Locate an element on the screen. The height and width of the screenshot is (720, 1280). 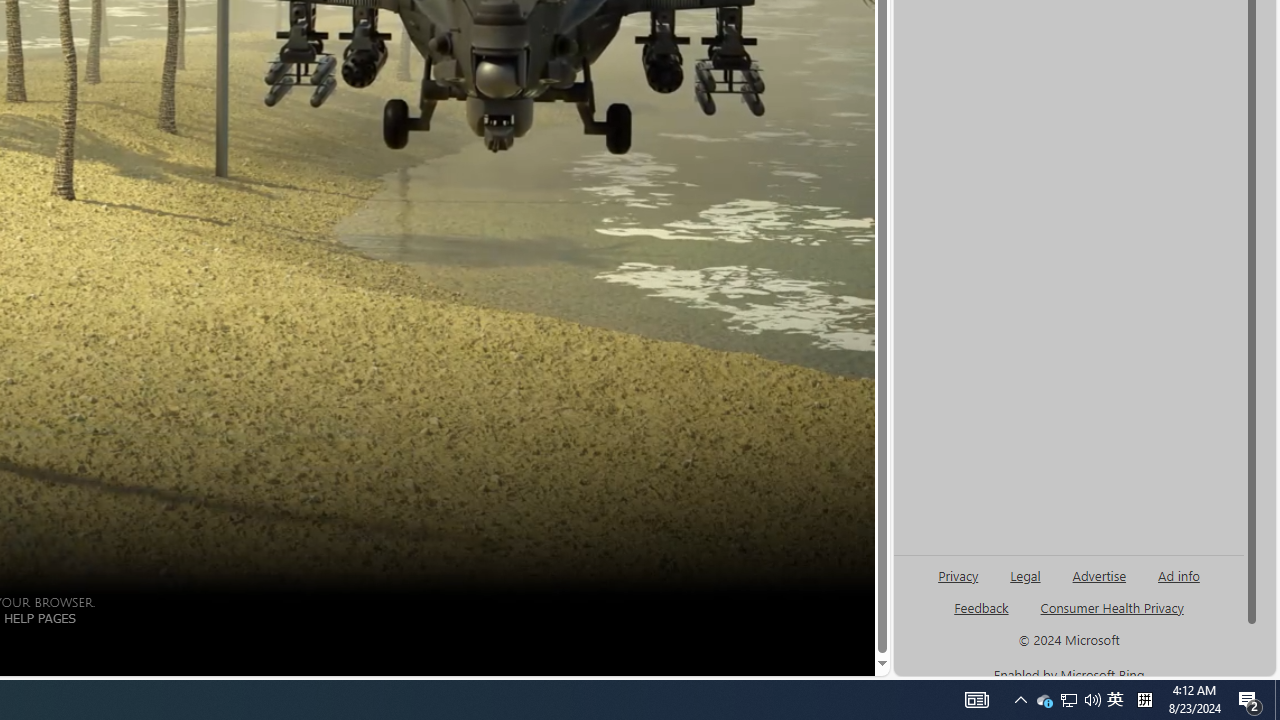
'AutomationID: genId96' is located at coordinates (1020, 698).